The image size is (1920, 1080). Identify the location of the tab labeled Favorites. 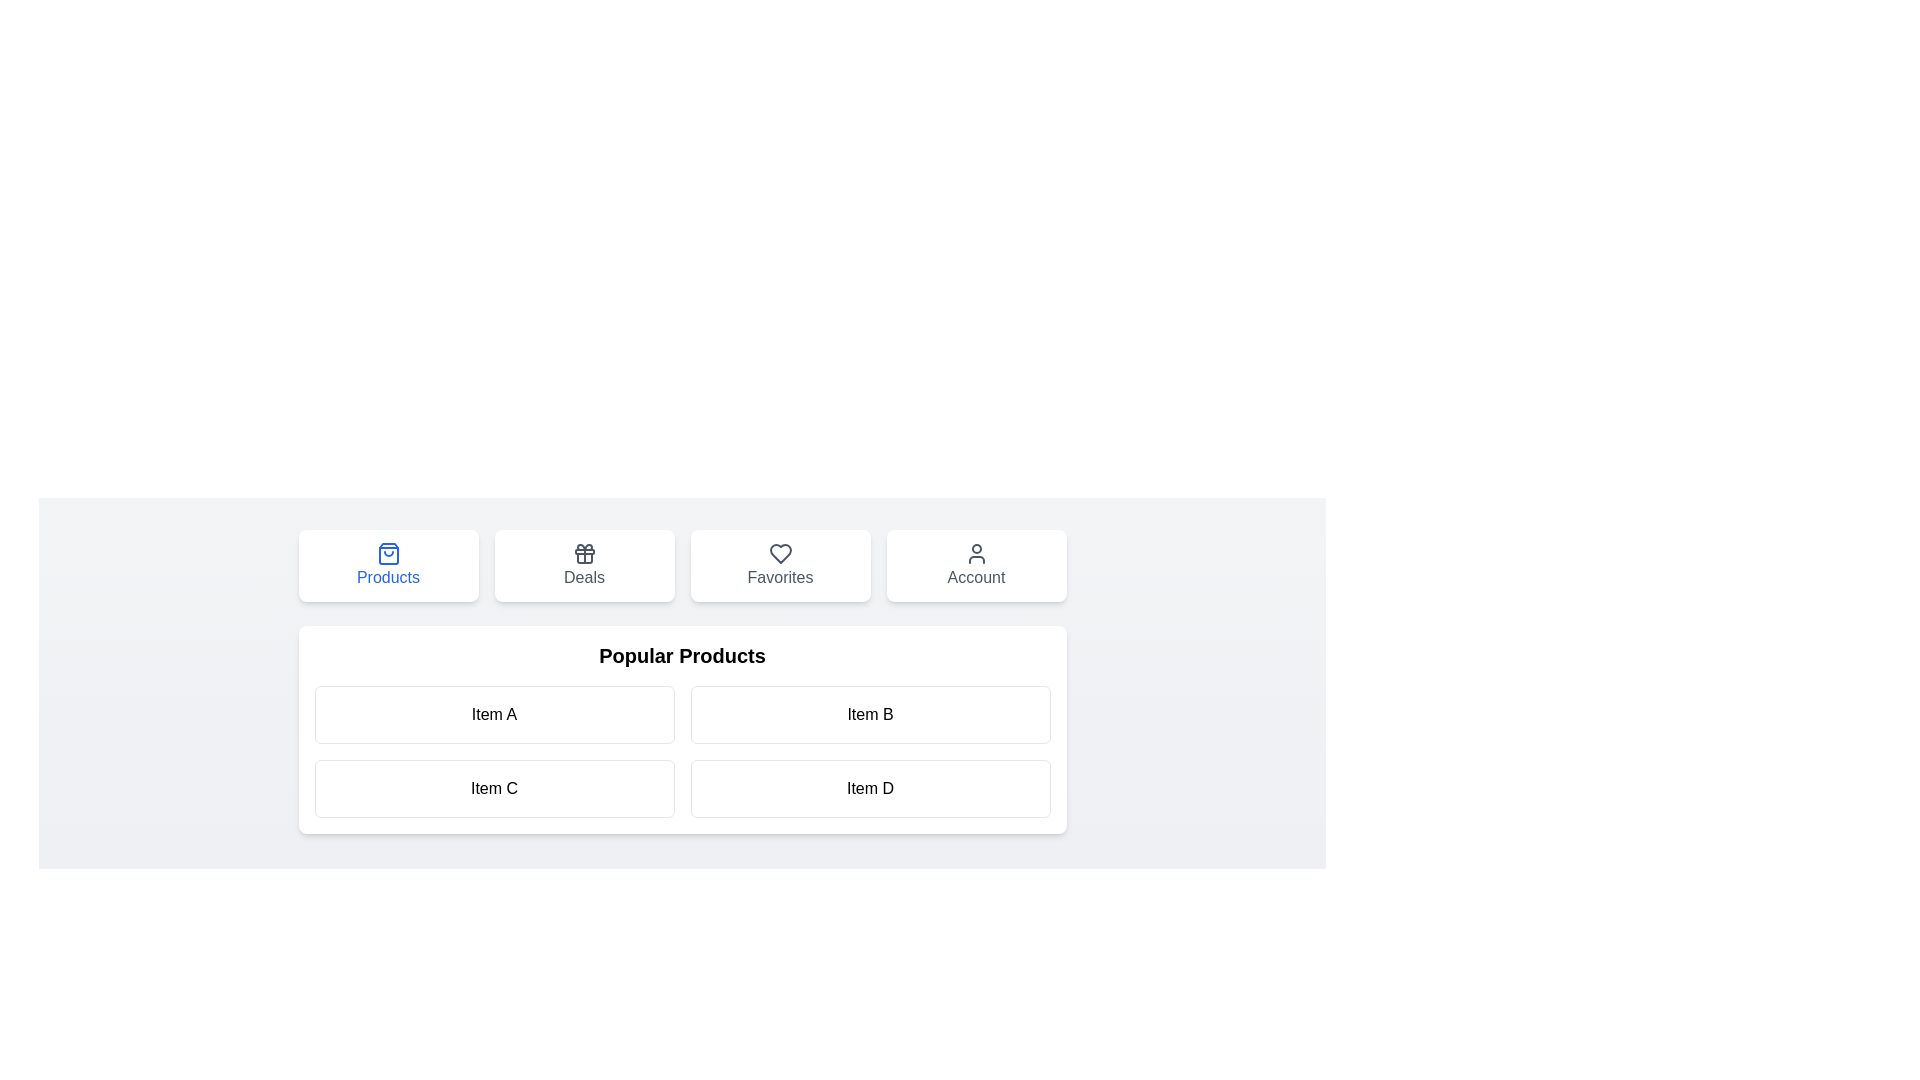
(779, 566).